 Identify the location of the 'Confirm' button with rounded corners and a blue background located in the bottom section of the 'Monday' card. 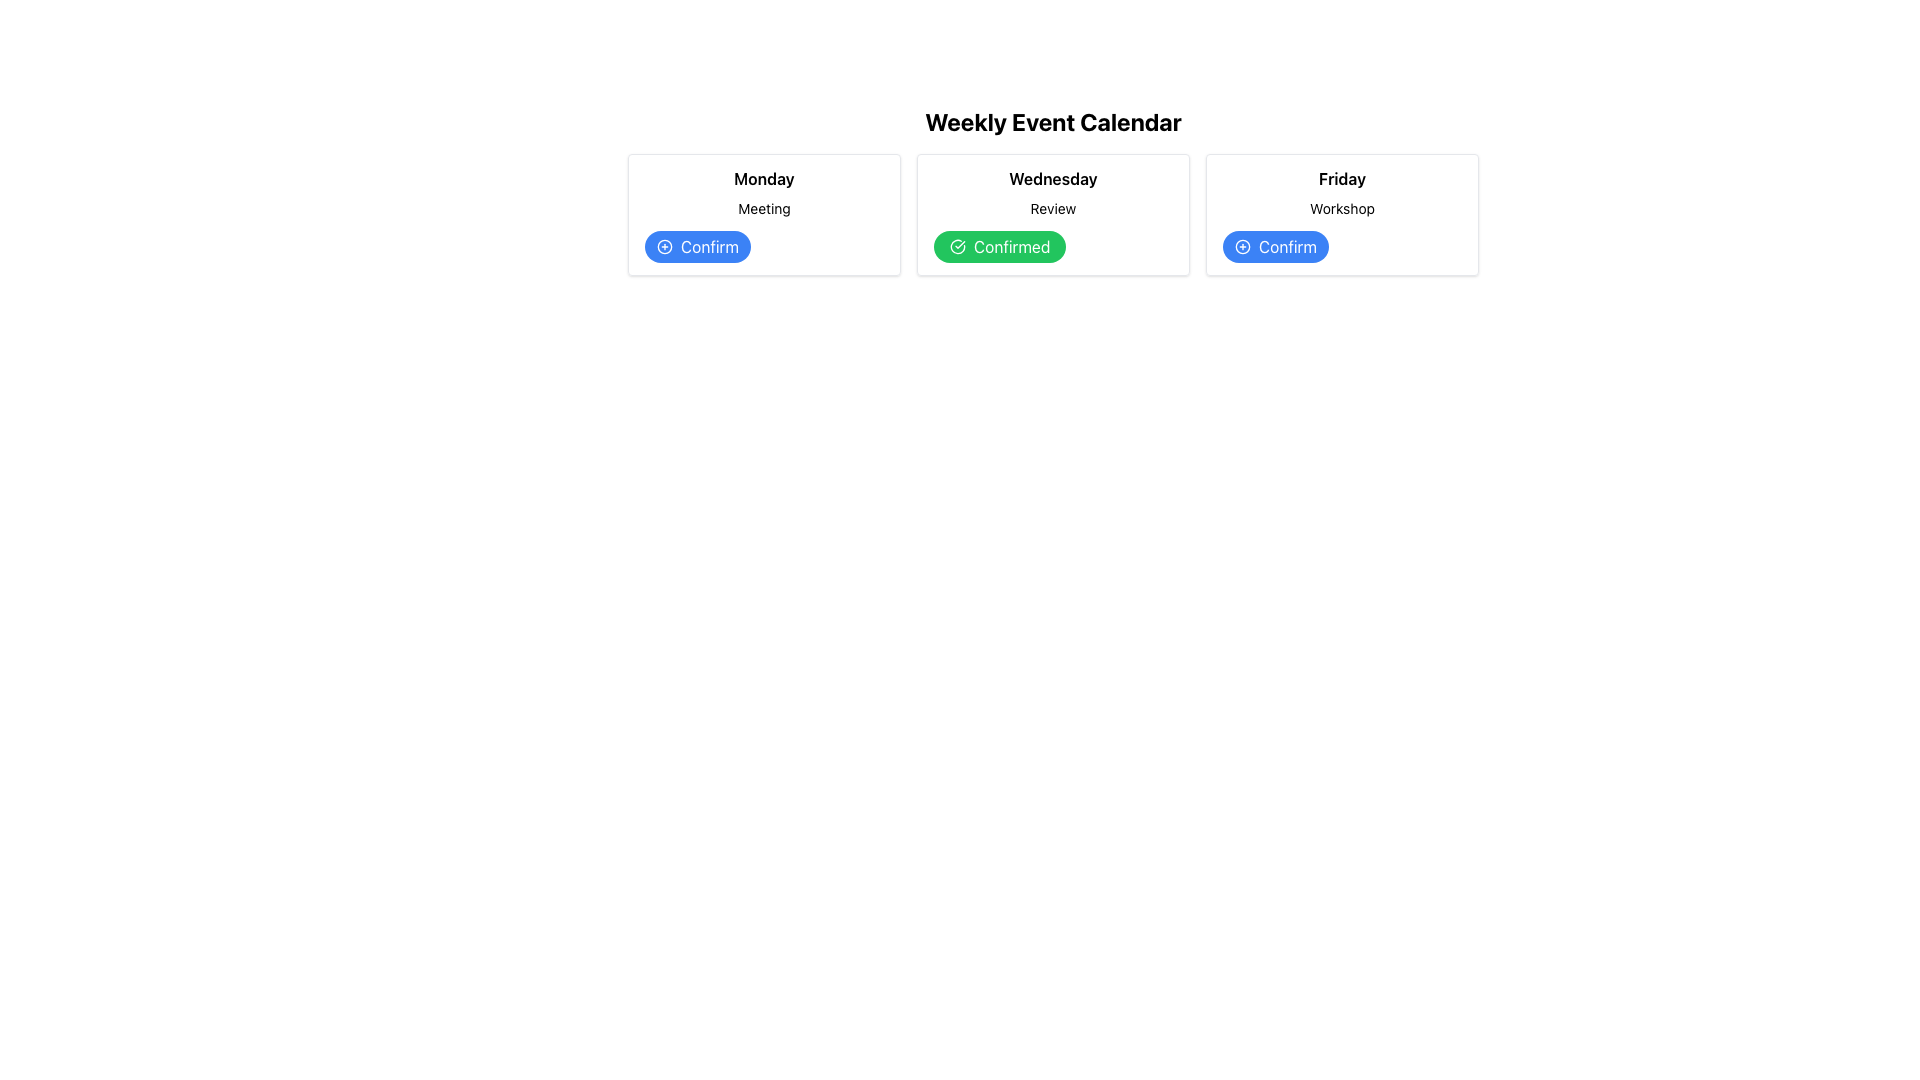
(763, 245).